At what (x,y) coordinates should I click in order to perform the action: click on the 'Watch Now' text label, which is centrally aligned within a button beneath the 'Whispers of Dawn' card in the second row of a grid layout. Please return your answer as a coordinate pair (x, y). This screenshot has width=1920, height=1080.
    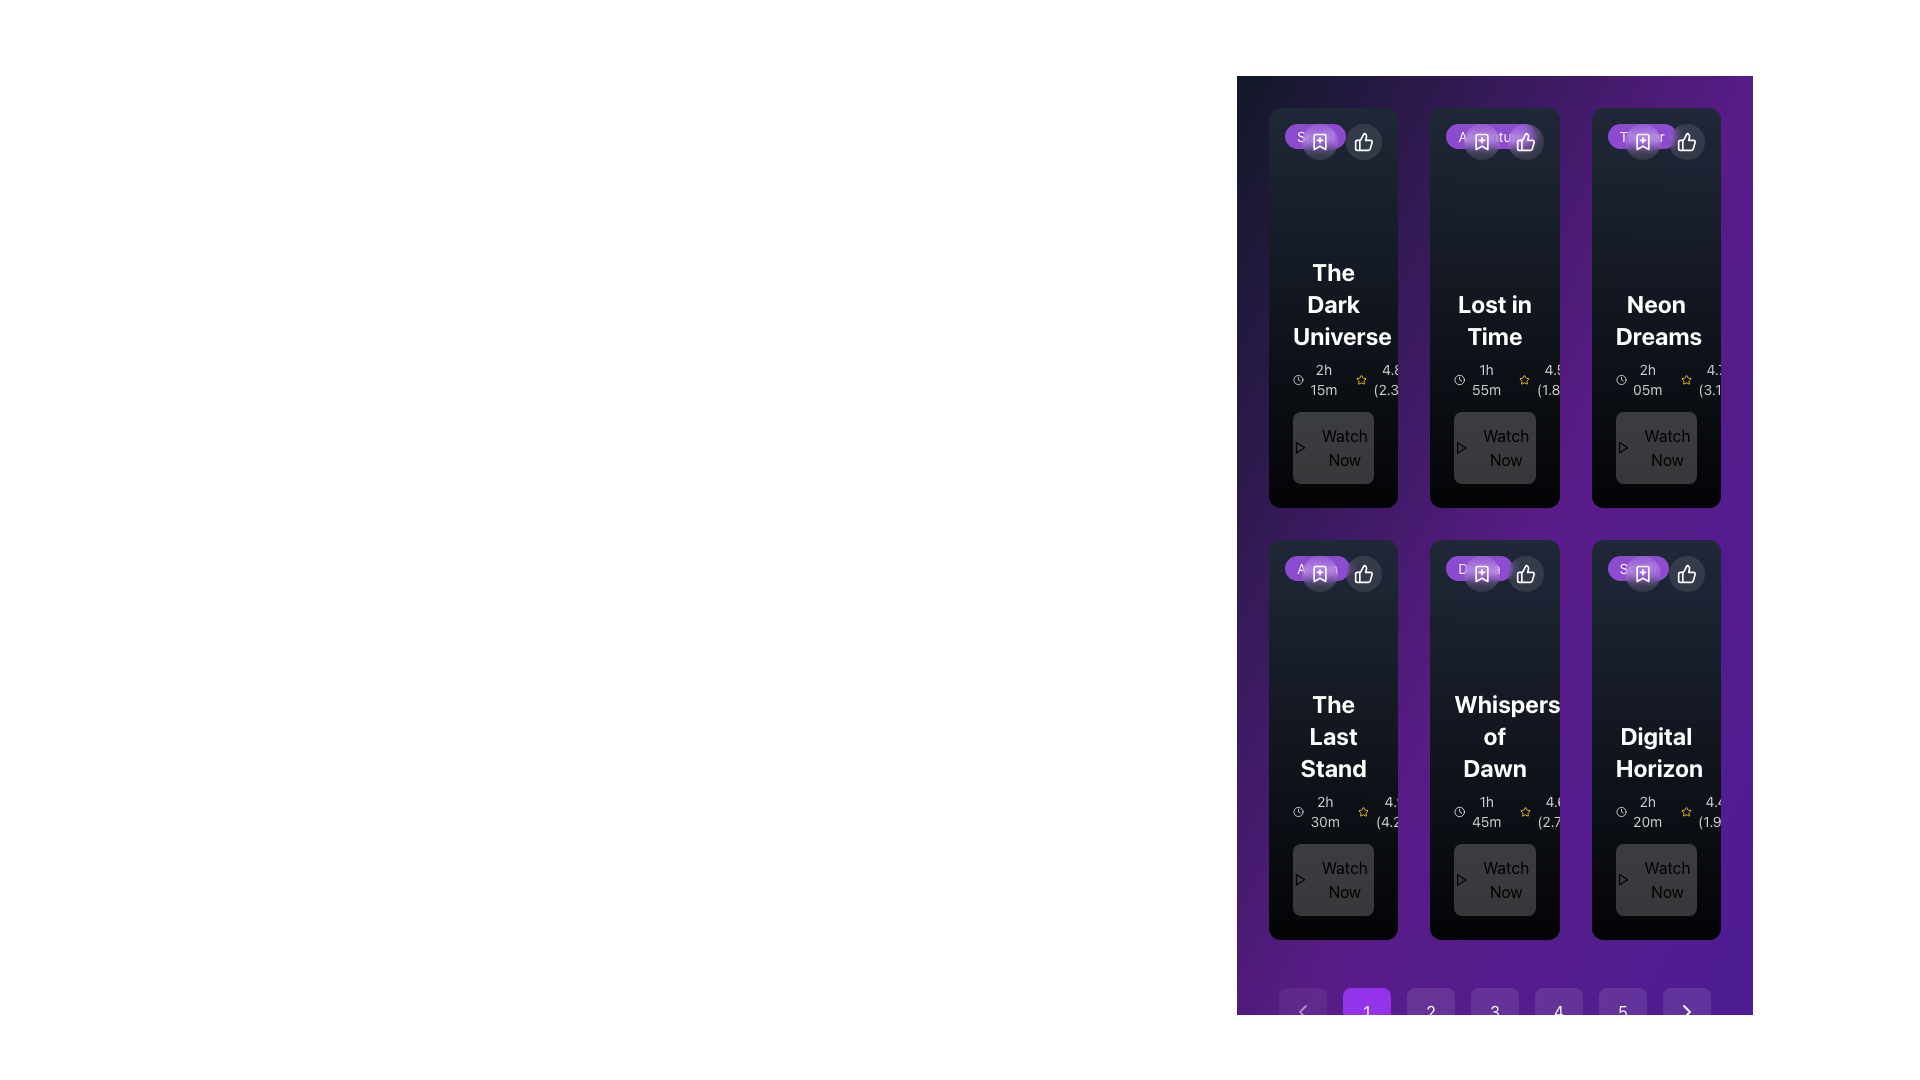
    Looking at the image, I should click on (1506, 878).